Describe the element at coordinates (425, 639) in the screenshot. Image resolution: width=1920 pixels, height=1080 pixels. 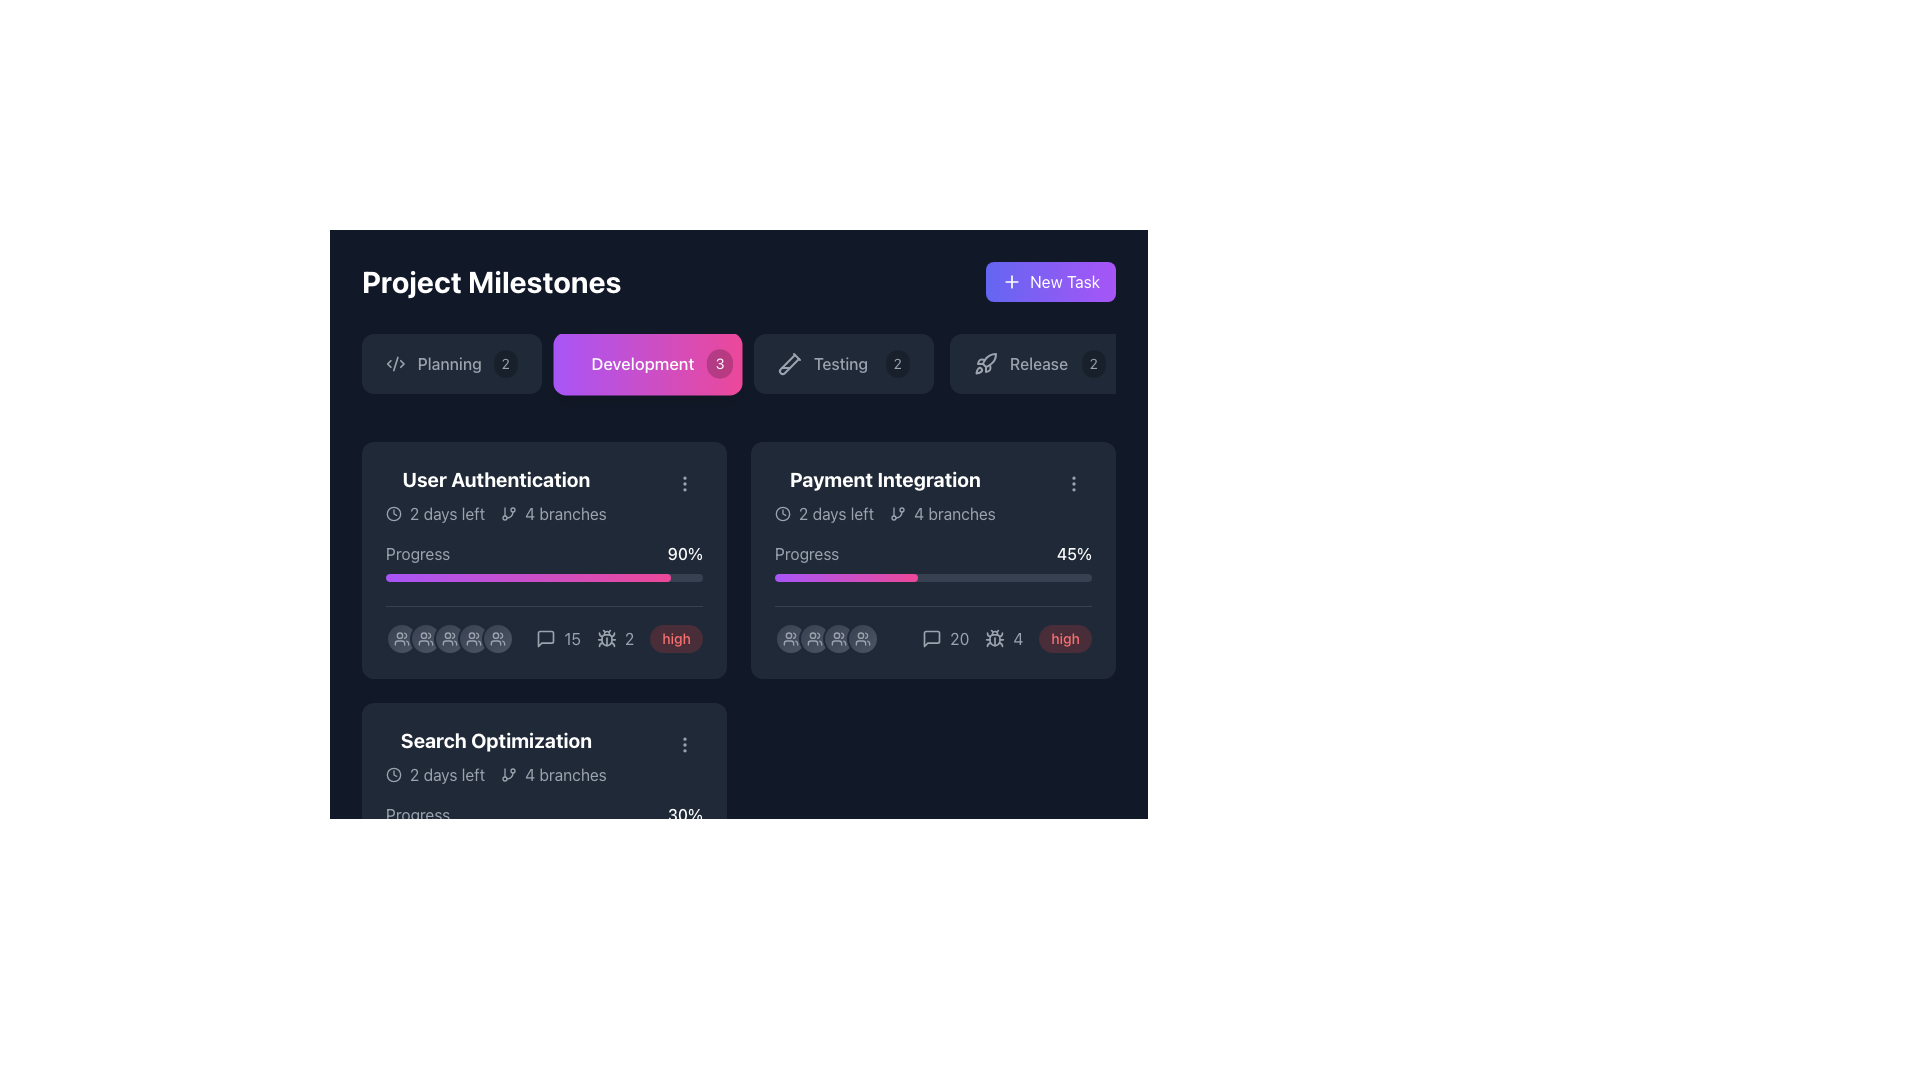
I see `the SVG icon representing a group of people, which is the first icon from the left in the 'User Authentication' progress card view on the main dashboard` at that location.